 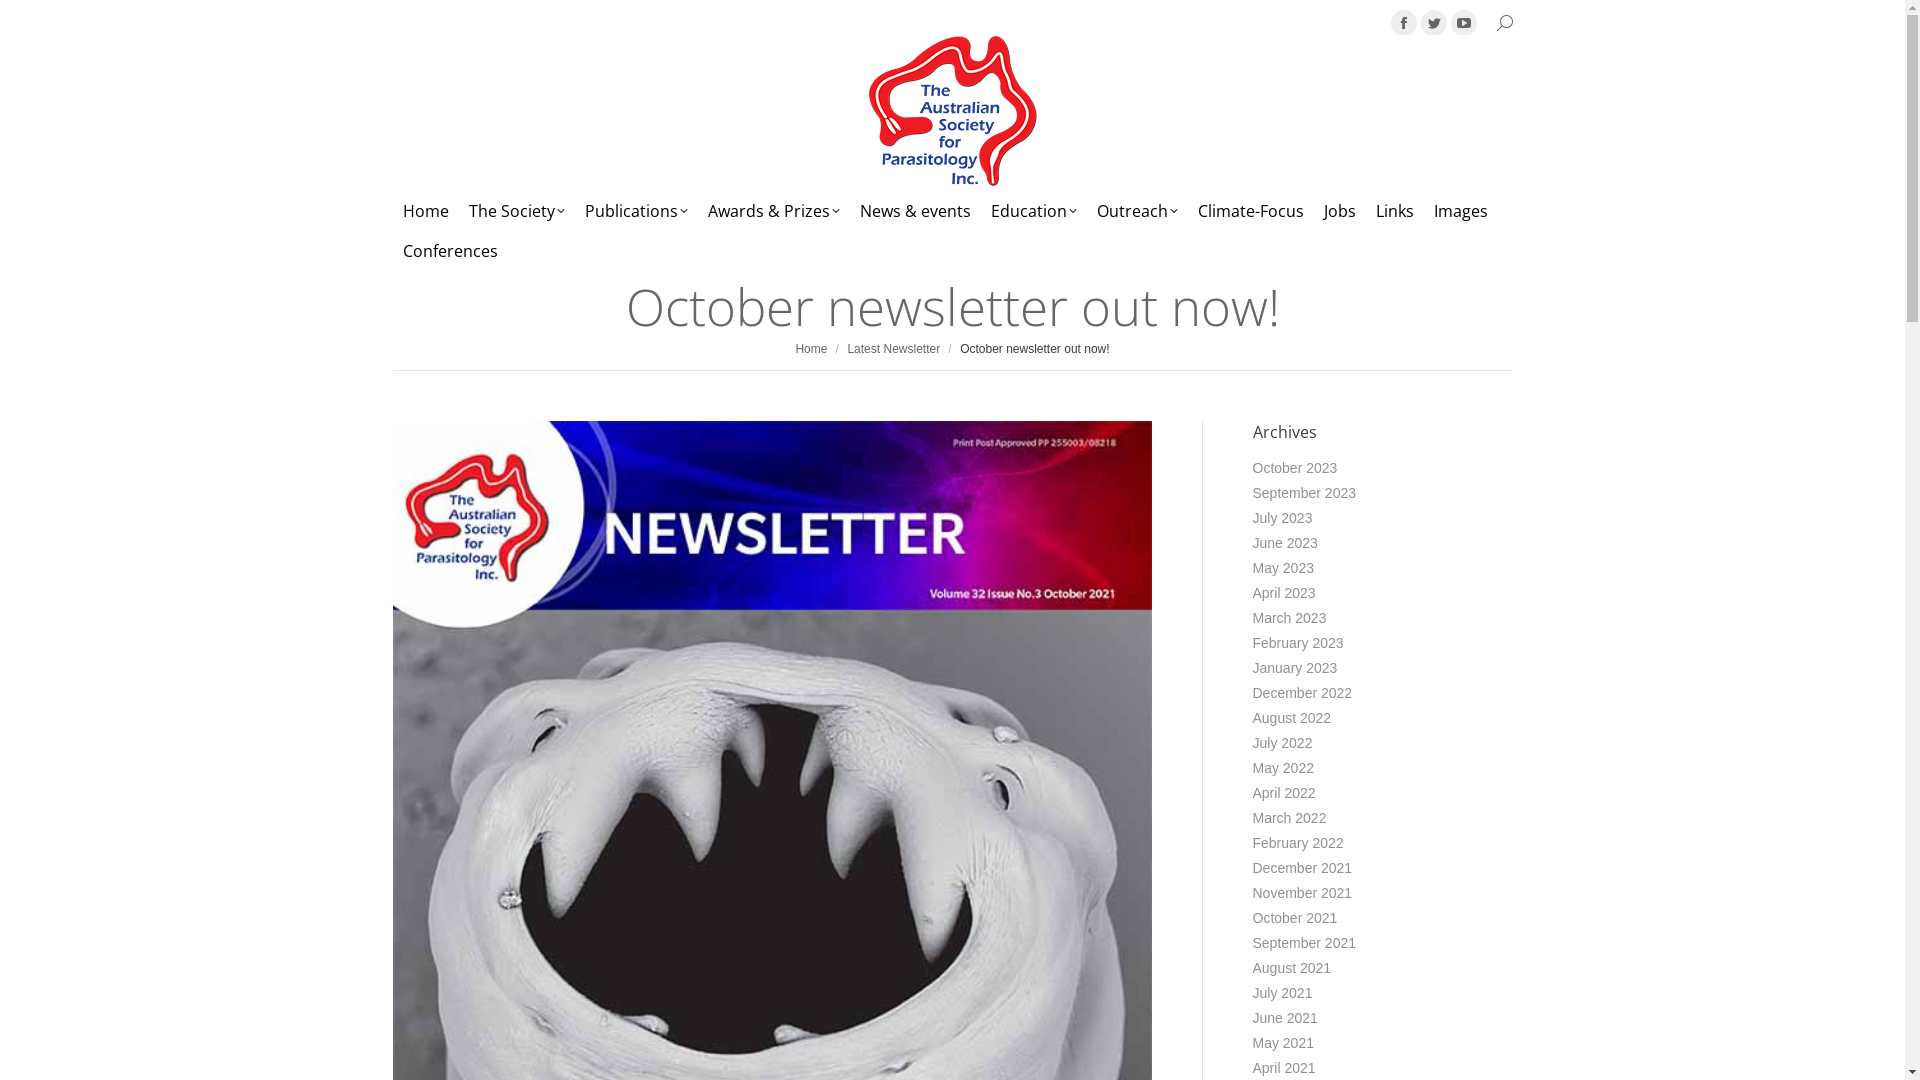 I want to click on 'June 2021', so click(x=1284, y=1018).